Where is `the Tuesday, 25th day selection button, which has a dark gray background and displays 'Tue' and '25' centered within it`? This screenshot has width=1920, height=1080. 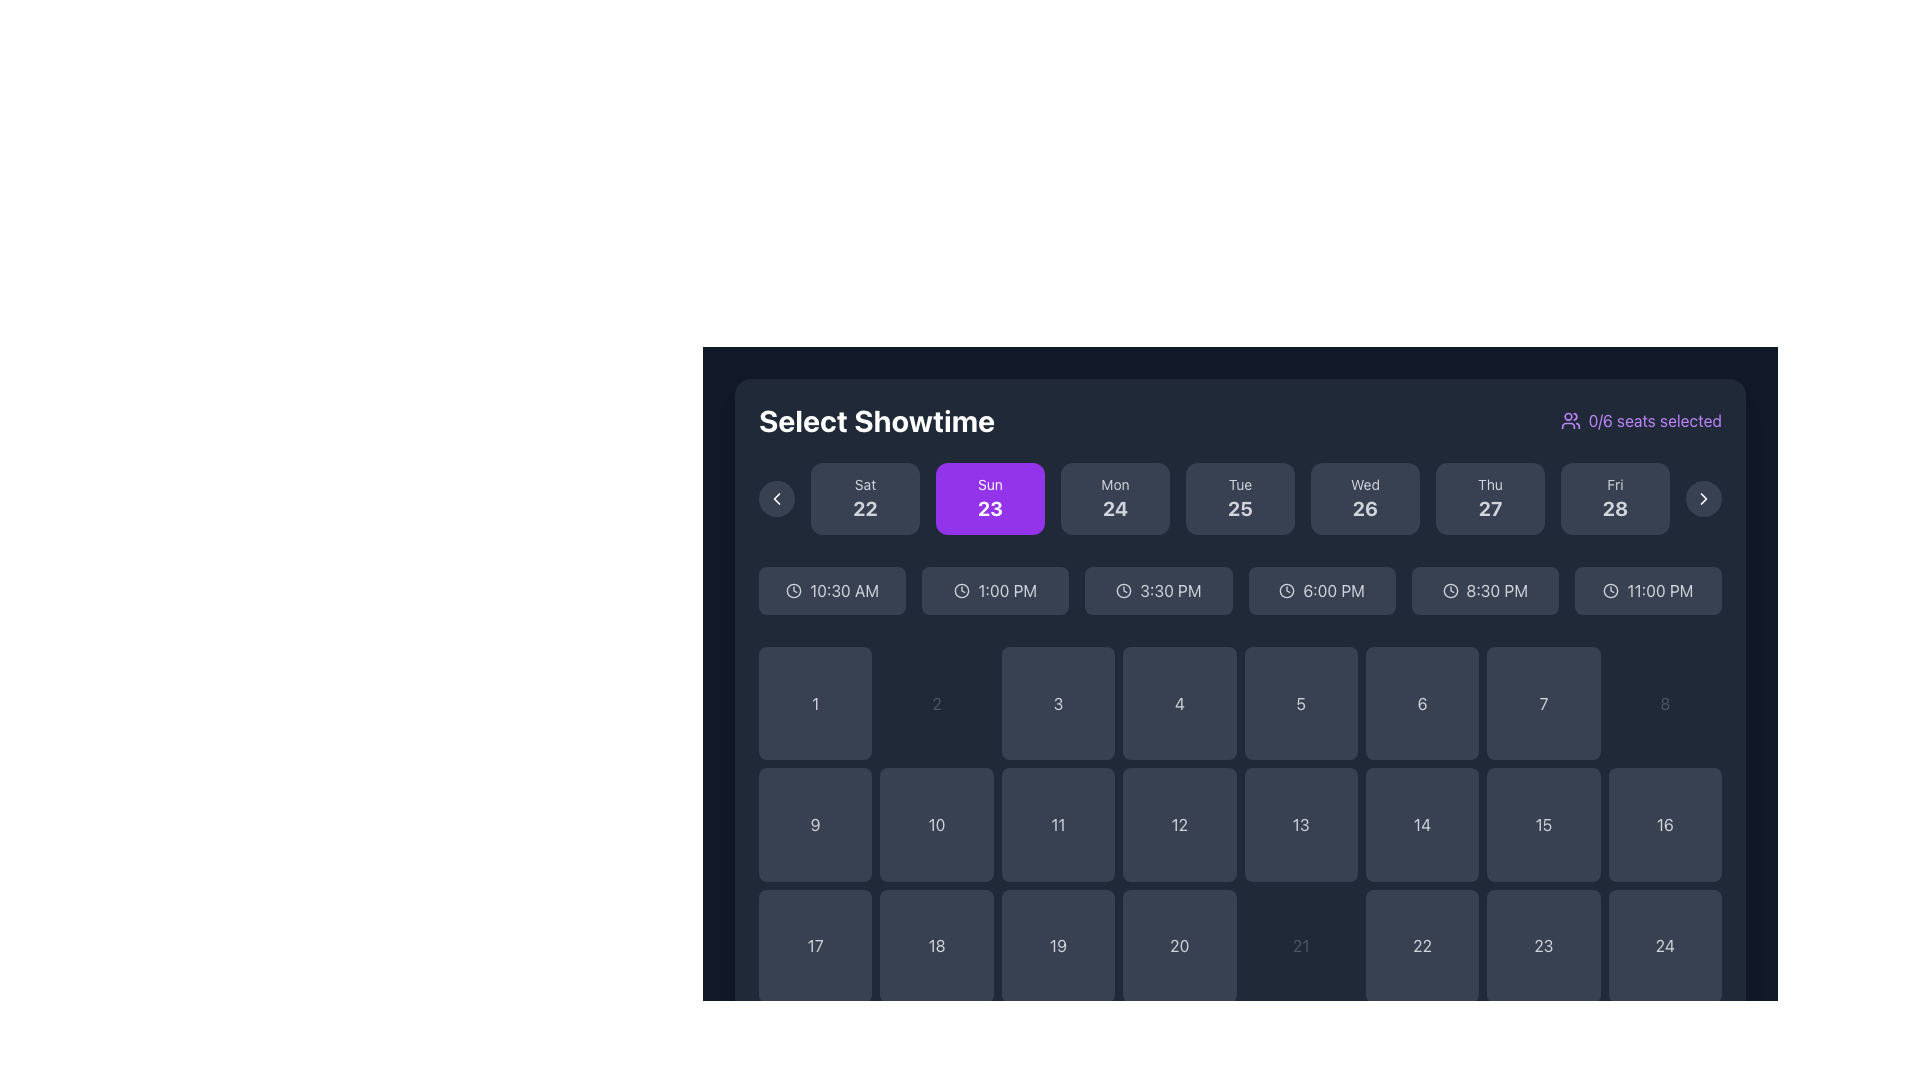
the Tuesday, 25th day selection button, which has a dark gray background and displays 'Tue' and '25' centered within it is located at coordinates (1239, 497).